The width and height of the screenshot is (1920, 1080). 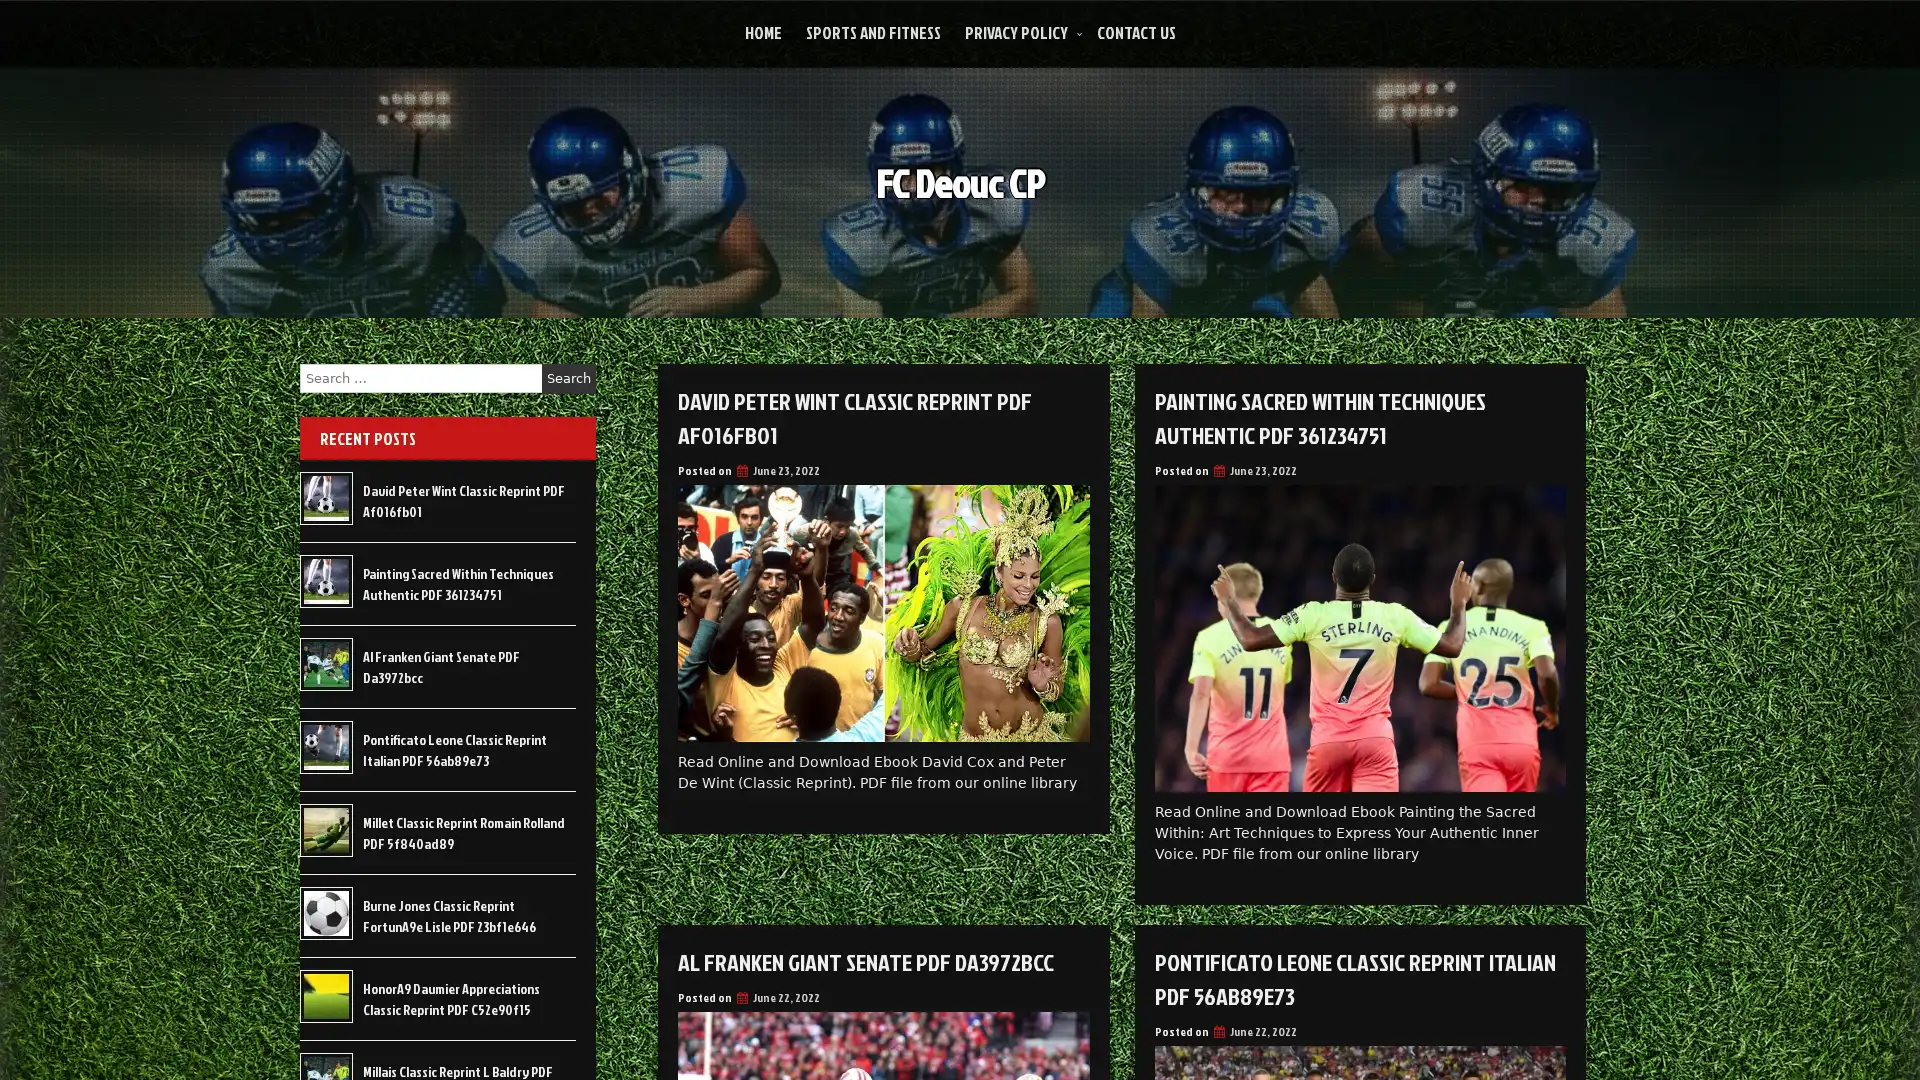 What do you see at coordinates (568, 378) in the screenshot?
I see `Search` at bounding box center [568, 378].